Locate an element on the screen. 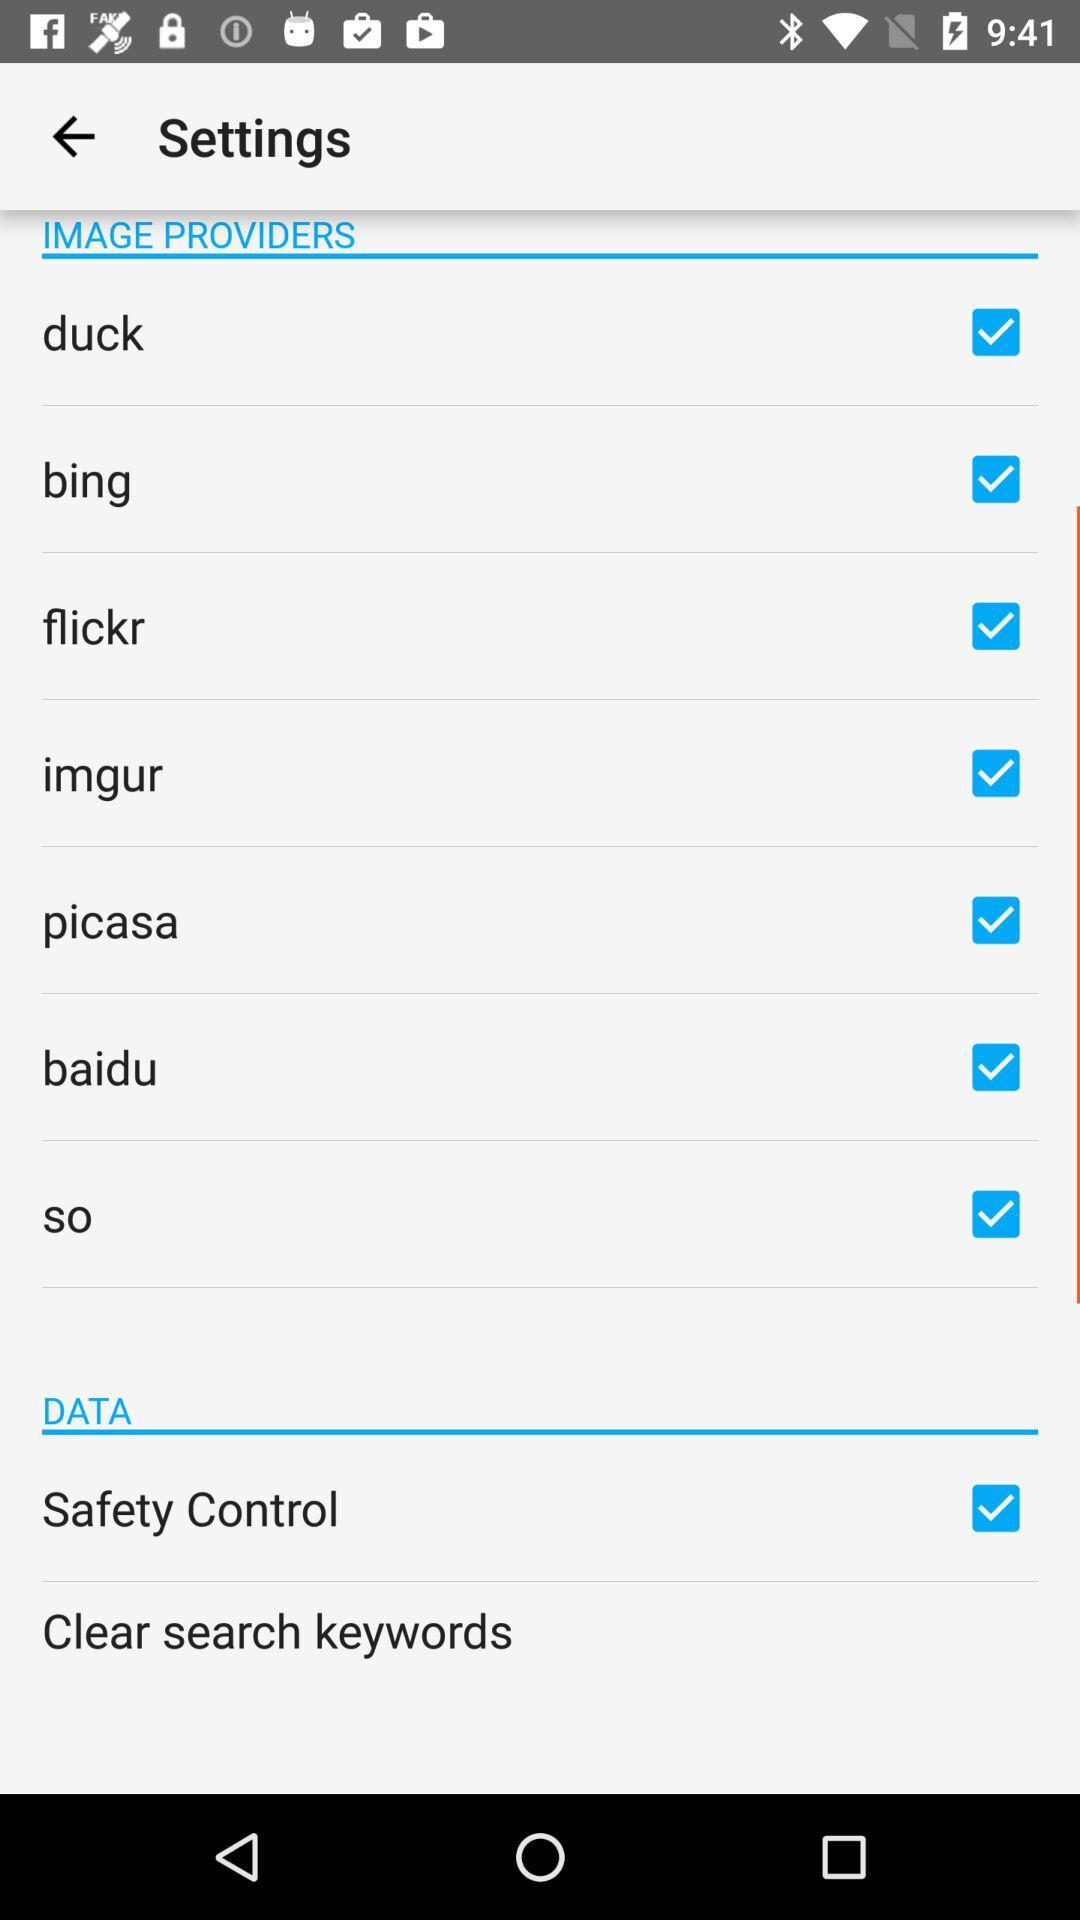  the box is located at coordinates (995, 918).